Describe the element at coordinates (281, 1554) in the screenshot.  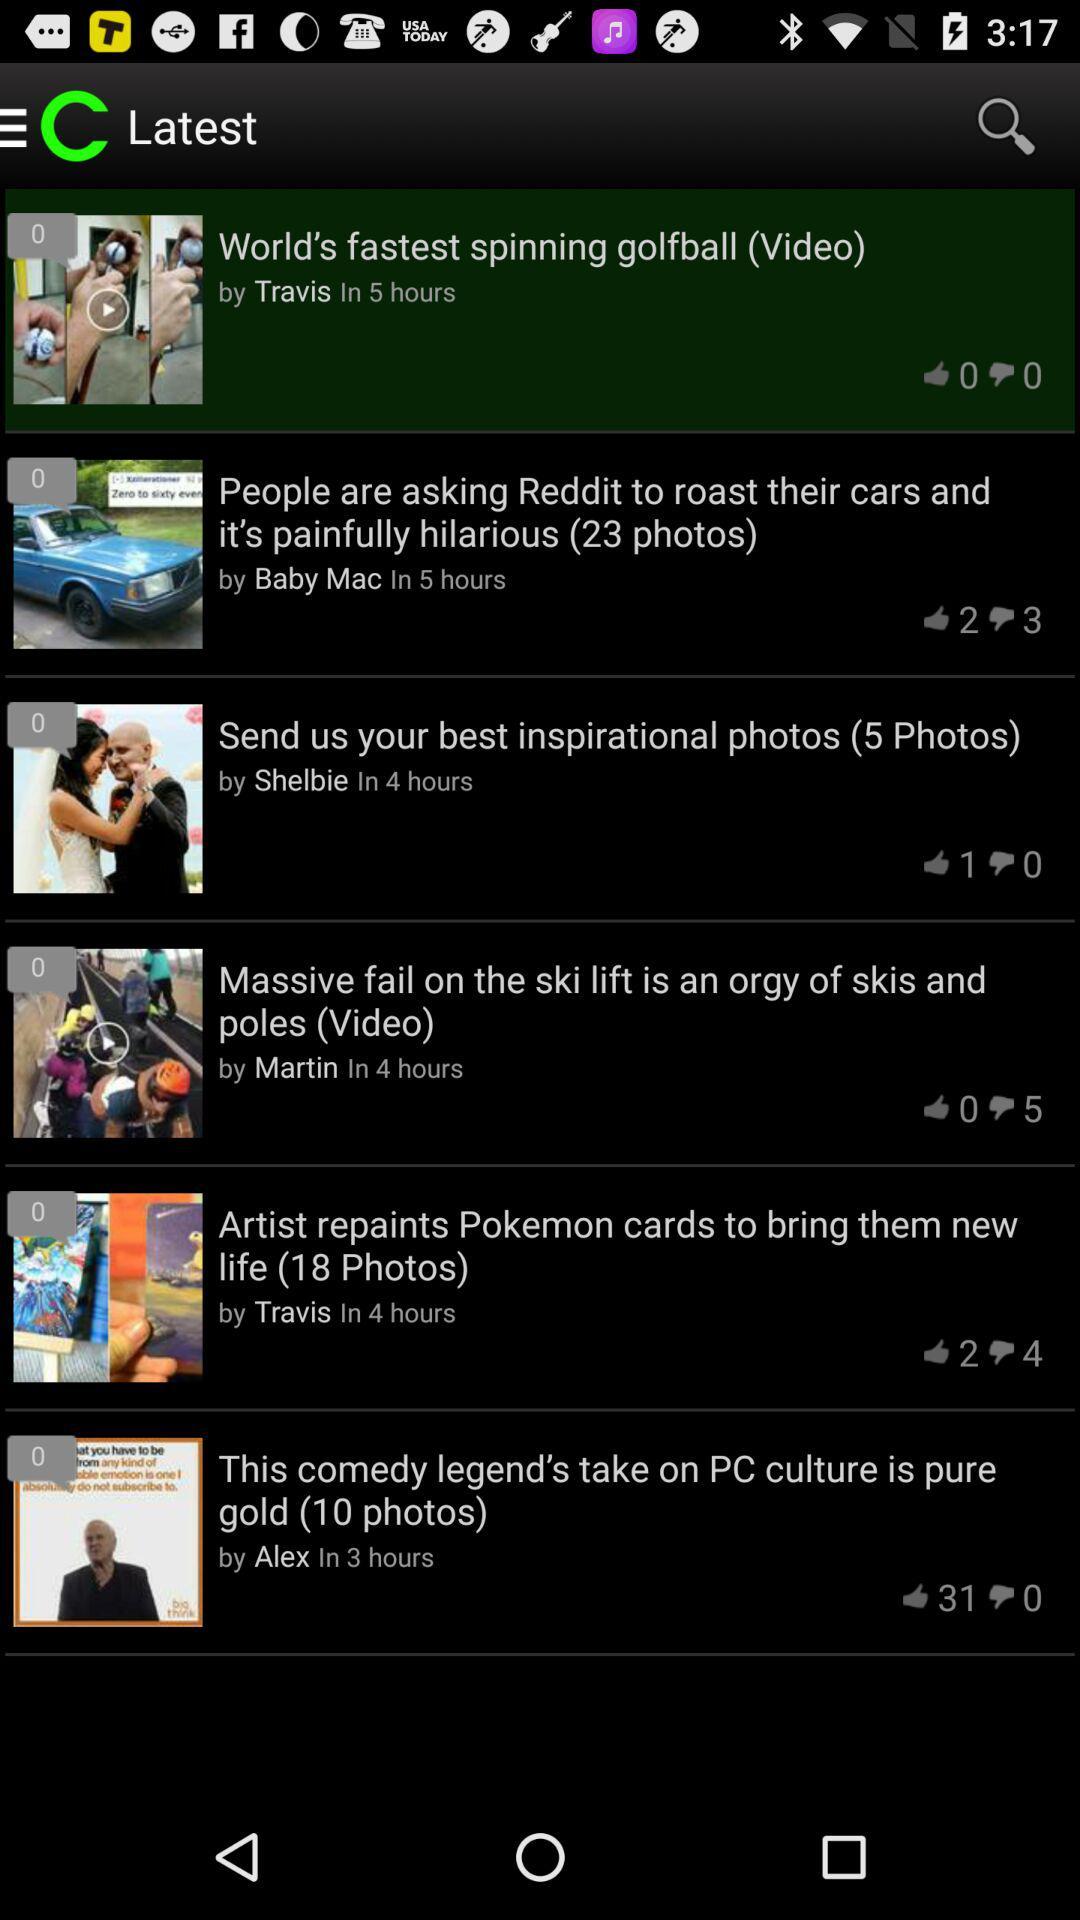
I see `the app to the right of by icon` at that location.